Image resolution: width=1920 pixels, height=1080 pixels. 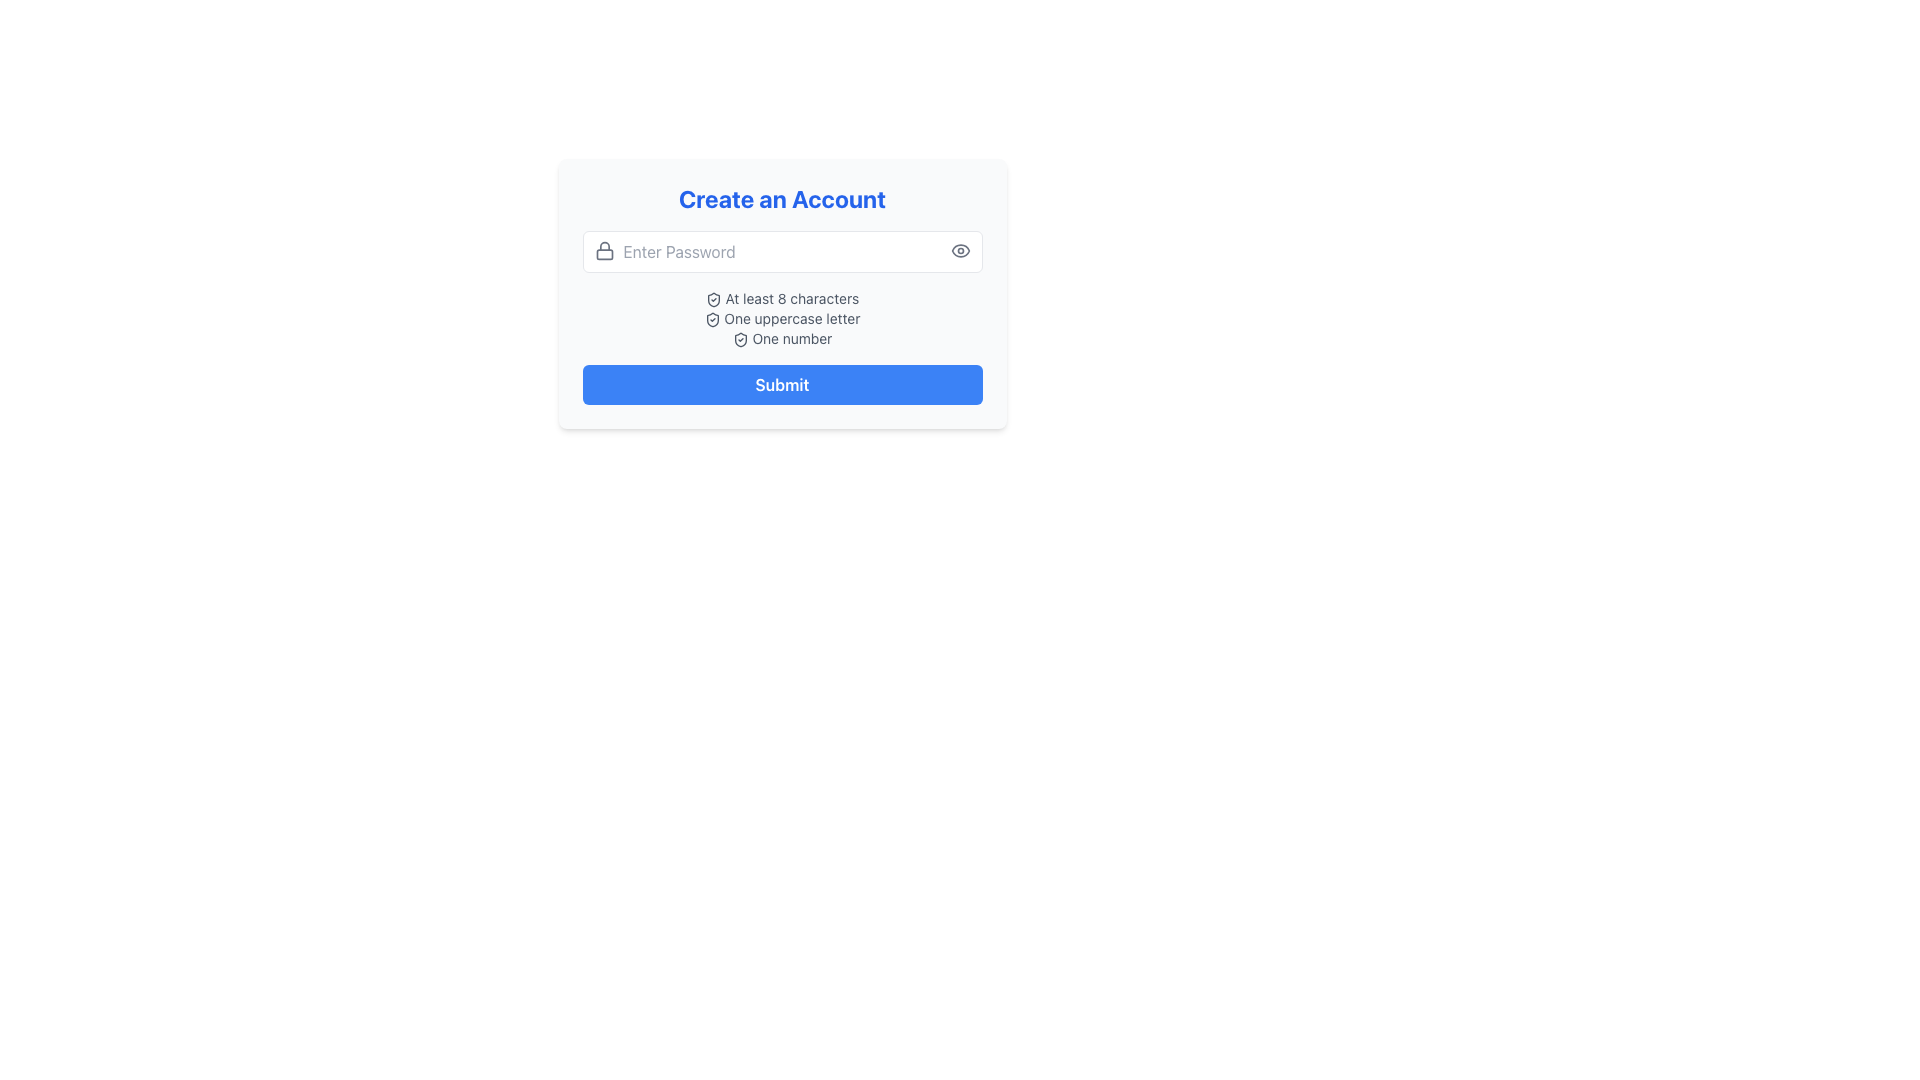 What do you see at coordinates (781, 338) in the screenshot?
I see `the Text Label with Icon displaying 'One number' to possibly see additional information` at bounding box center [781, 338].